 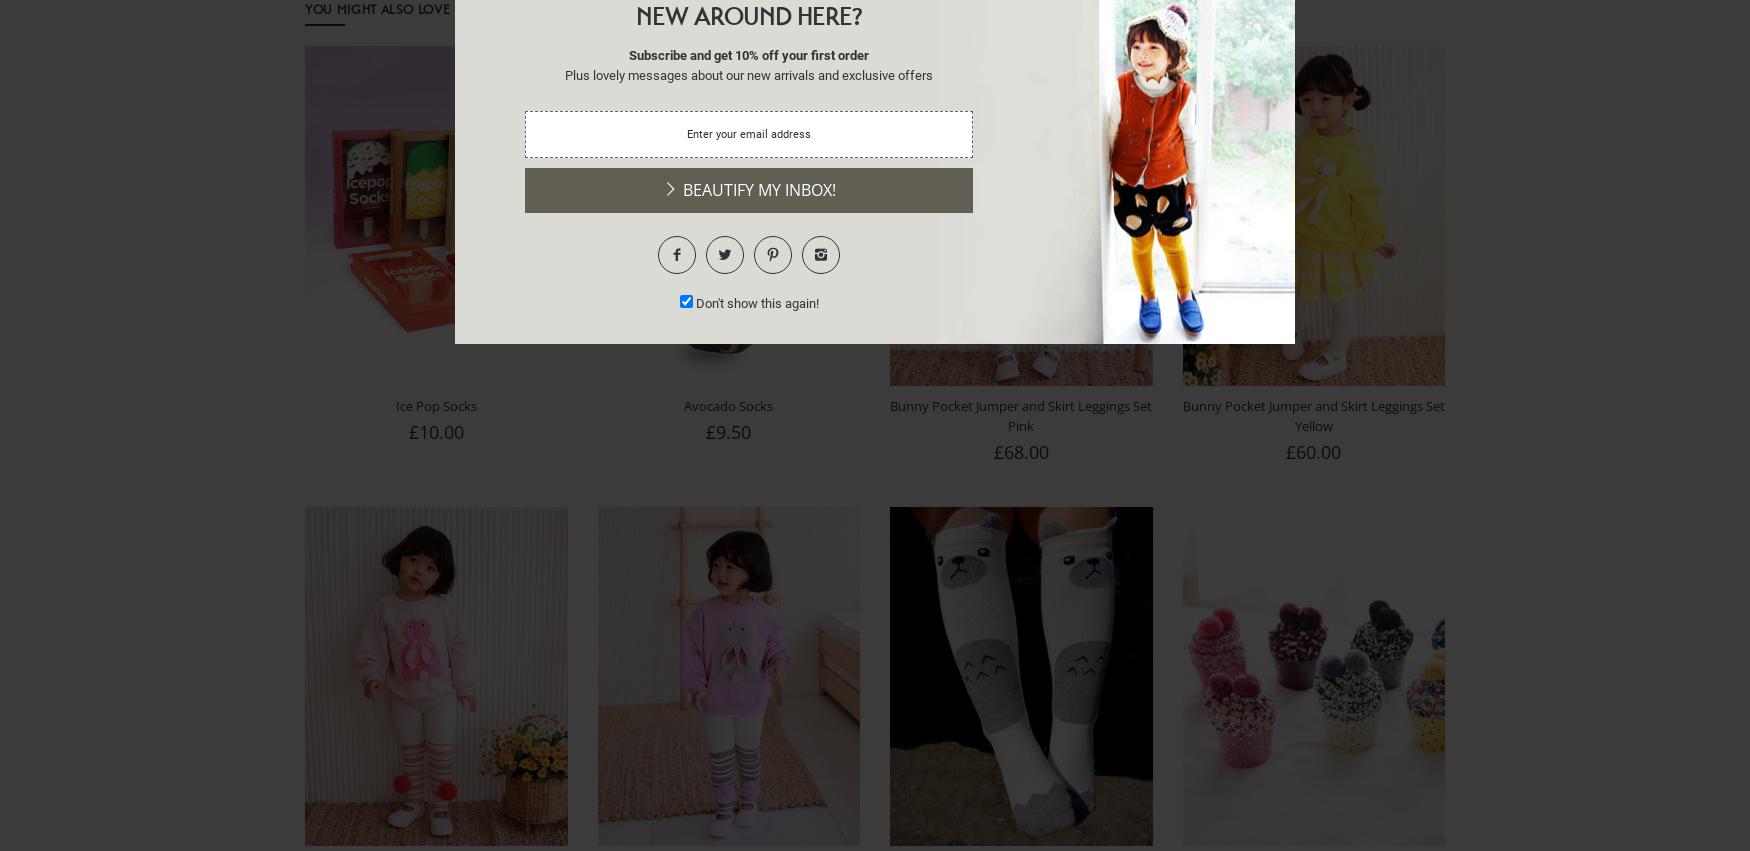 What do you see at coordinates (749, 54) in the screenshot?
I see `'Subscribe and get 10%
 off your first order'` at bounding box center [749, 54].